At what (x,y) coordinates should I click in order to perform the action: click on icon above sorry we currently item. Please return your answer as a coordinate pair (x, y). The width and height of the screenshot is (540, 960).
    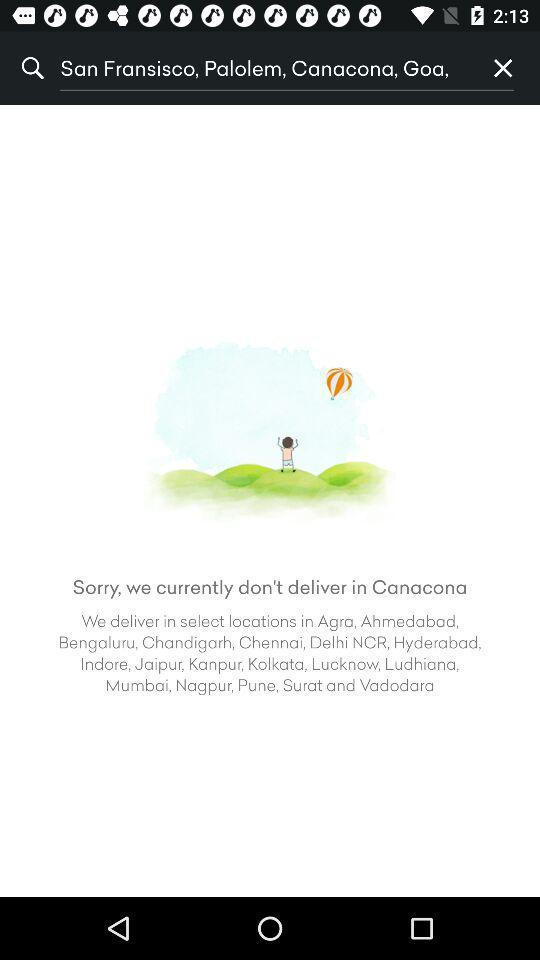
    Looking at the image, I should click on (502, 68).